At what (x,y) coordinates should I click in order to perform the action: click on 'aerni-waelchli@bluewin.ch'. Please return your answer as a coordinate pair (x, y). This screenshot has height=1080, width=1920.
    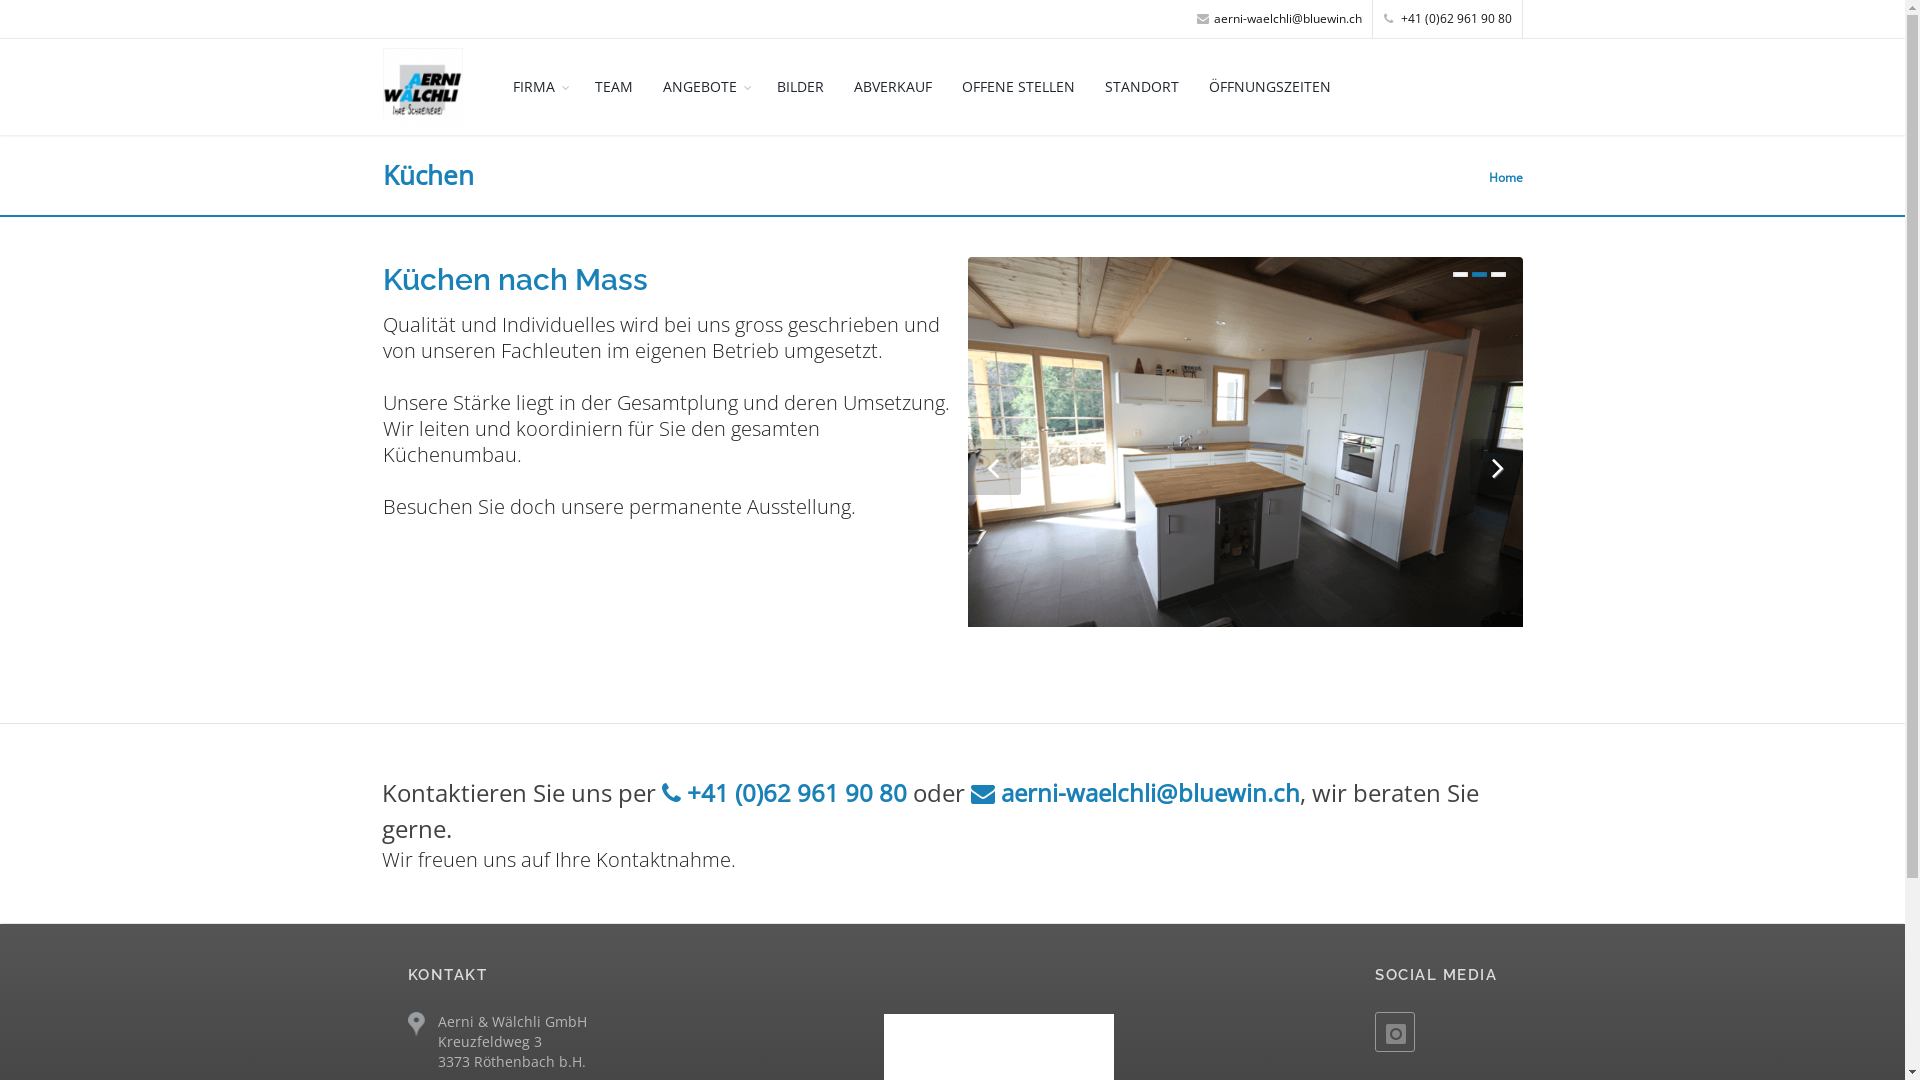
    Looking at the image, I should click on (1277, 19).